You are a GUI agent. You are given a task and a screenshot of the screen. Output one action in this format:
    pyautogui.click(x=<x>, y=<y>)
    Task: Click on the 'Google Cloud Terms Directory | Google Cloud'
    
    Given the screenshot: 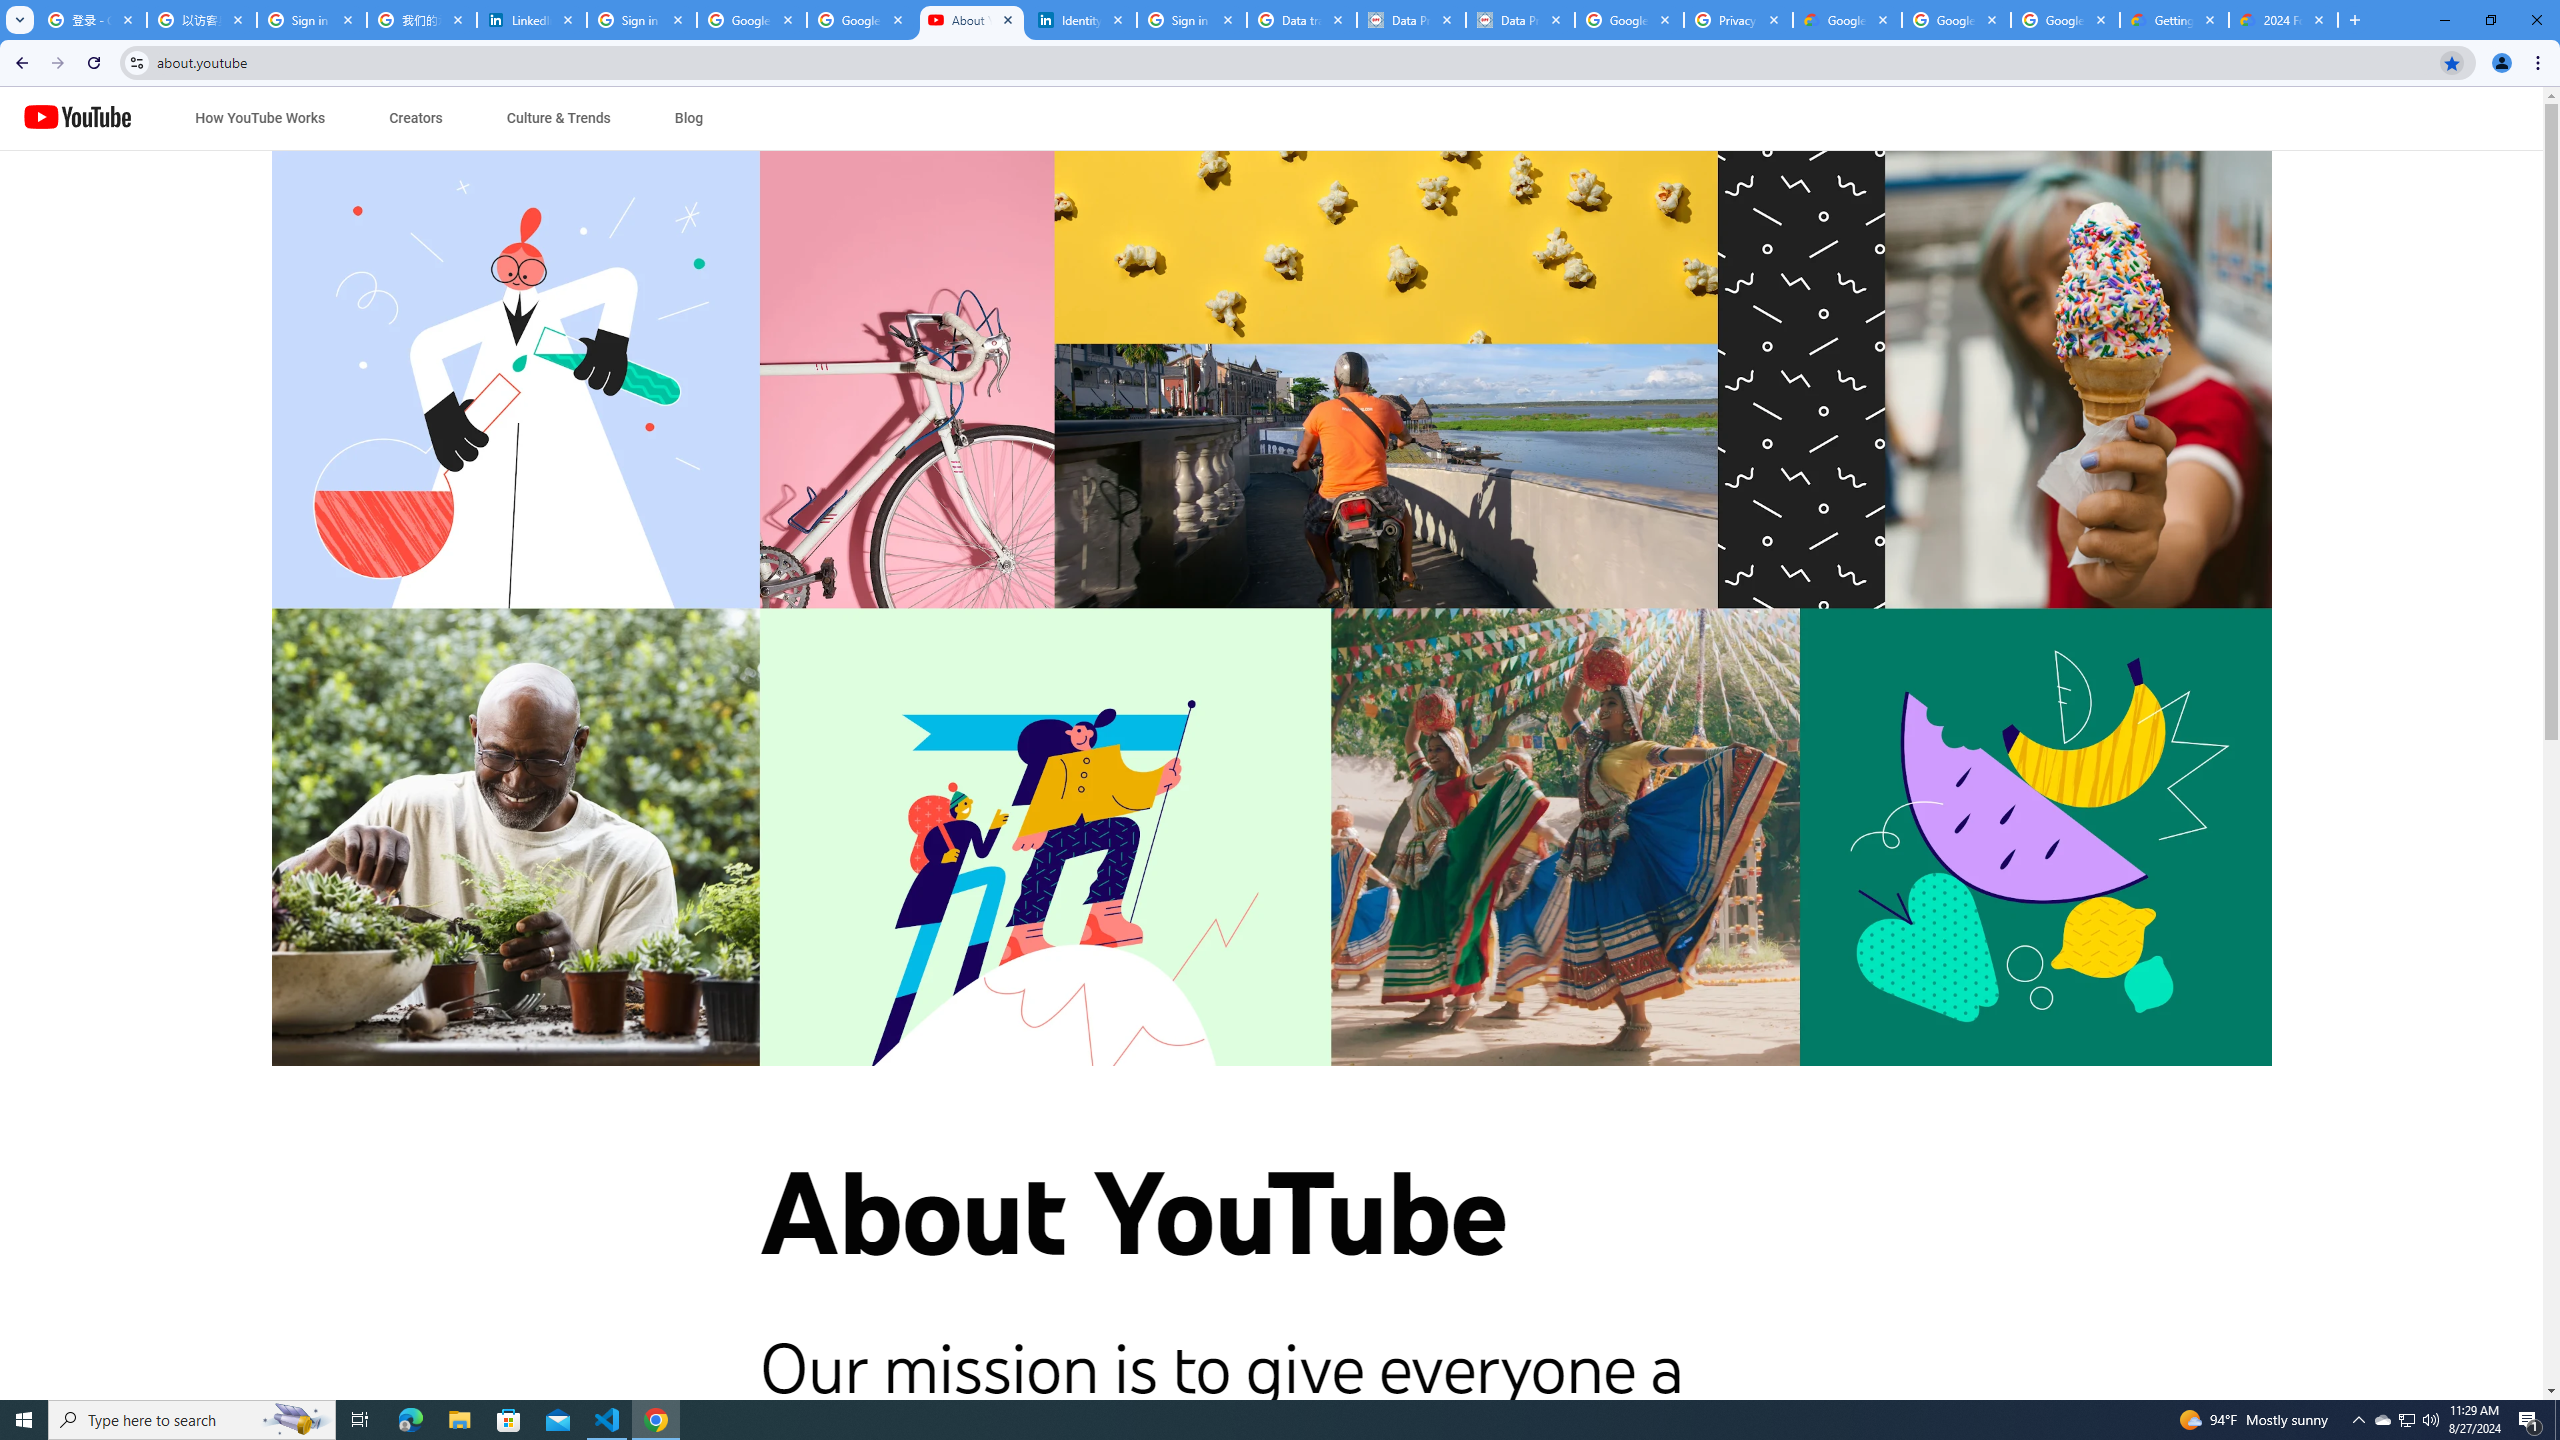 What is the action you would take?
    pyautogui.click(x=1846, y=19)
    